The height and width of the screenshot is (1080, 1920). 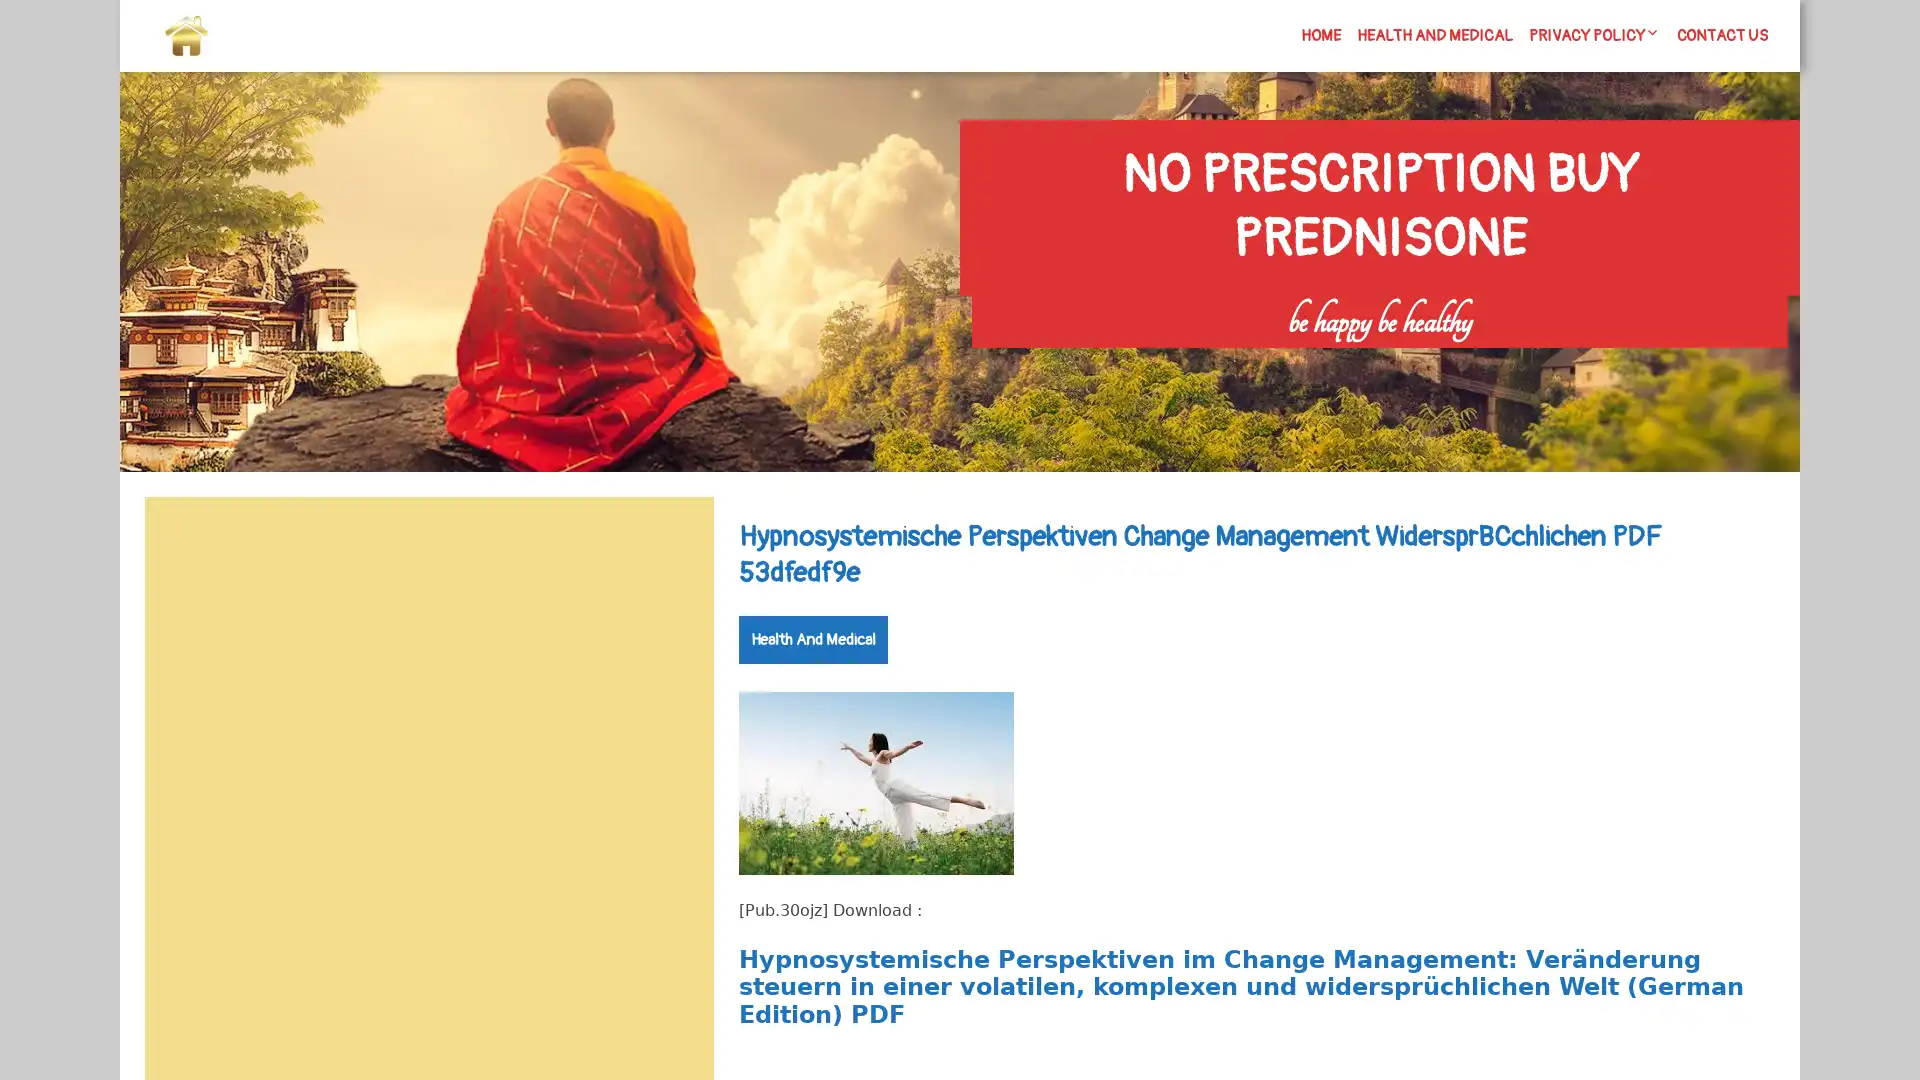 What do you see at coordinates (667, 545) in the screenshot?
I see `Search` at bounding box center [667, 545].